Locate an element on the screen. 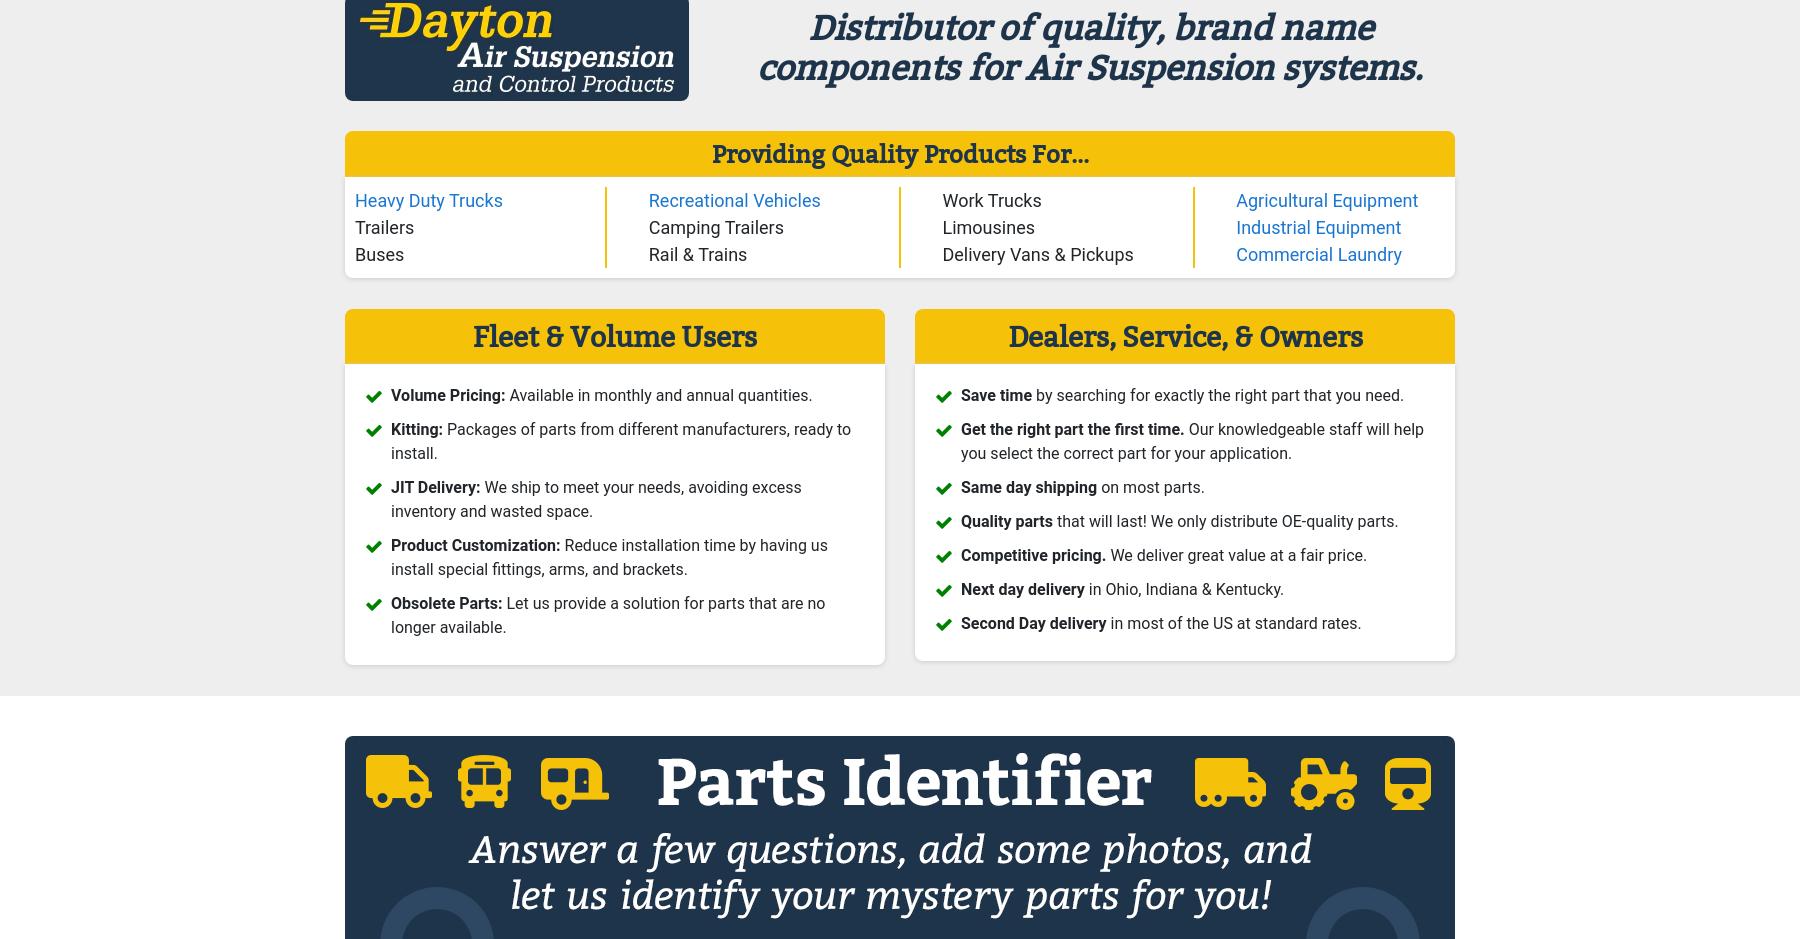 Image resolution: width=1800 pixels, height=939 pixels. 'by searching for exactly the right part that you need.' is located at coordinates (1217, 395).